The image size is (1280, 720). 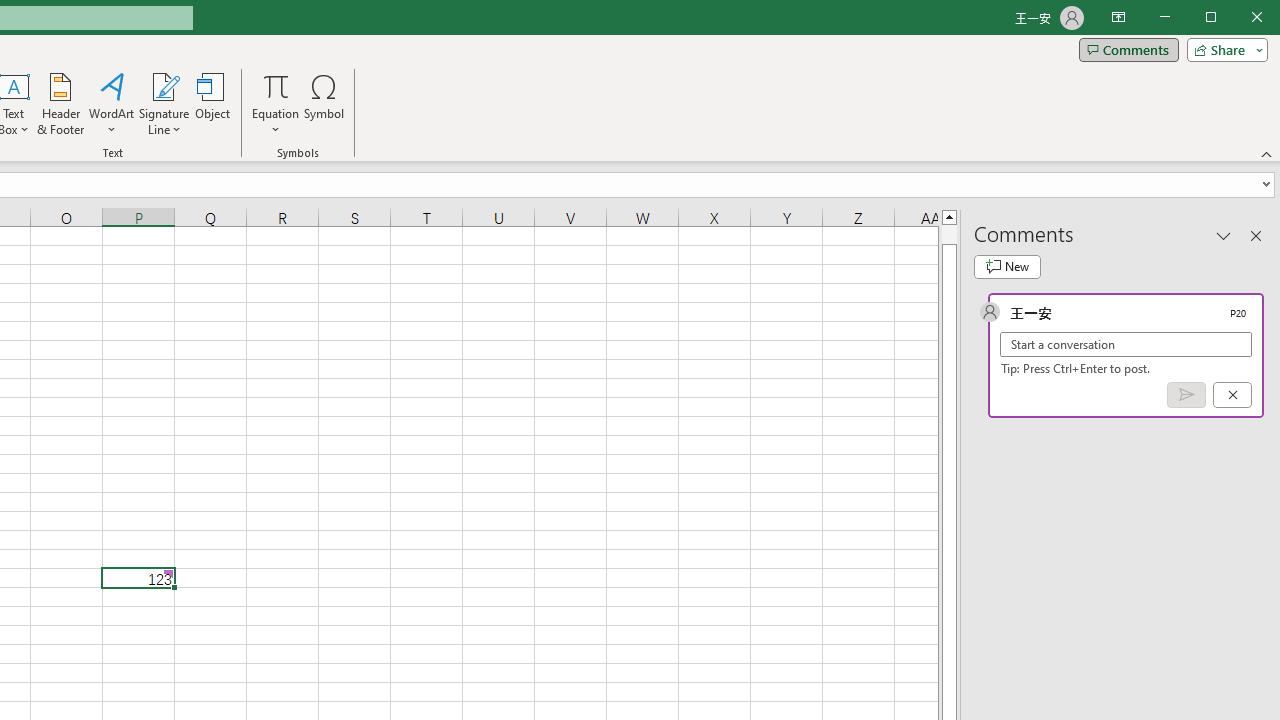 What do you see at coordinates (213, 104) in the screenshot?
I see `'Object...'` at bounding box center [213, 104].